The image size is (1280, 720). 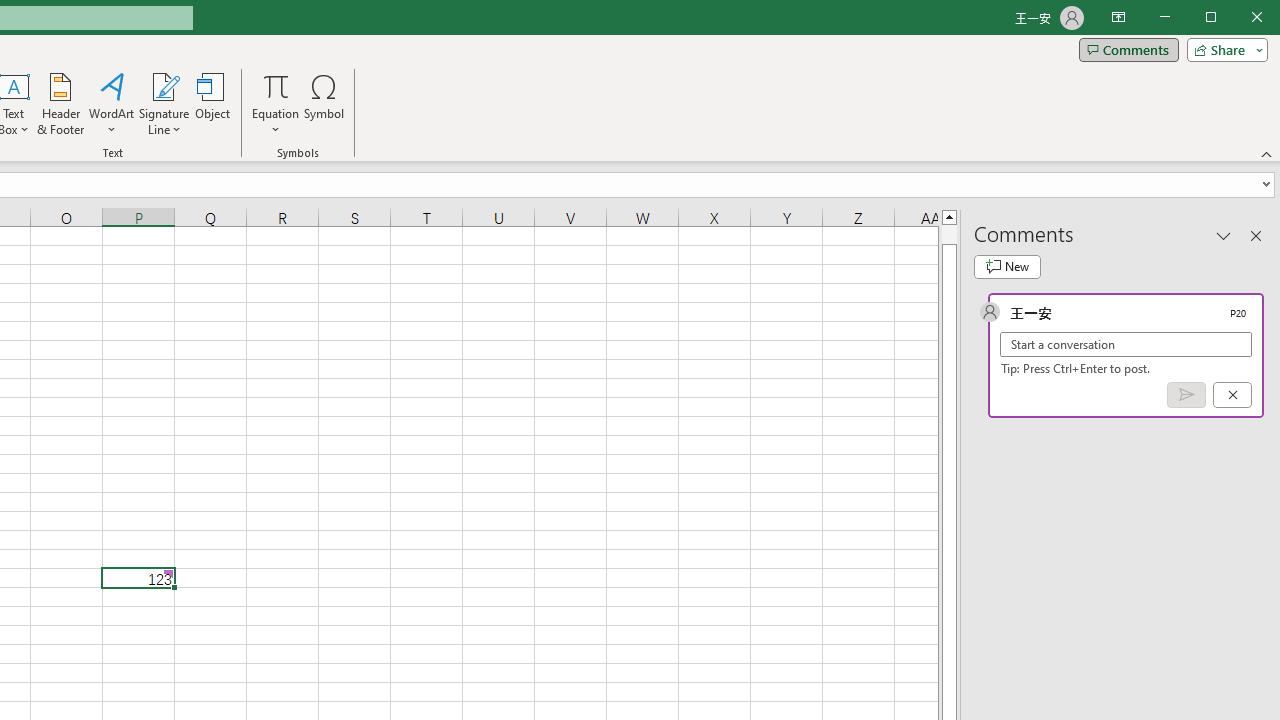 What do you see at coordinates (213, 104) in the screenshot?
I see `'Object...'` at bounding box center [213, 104].